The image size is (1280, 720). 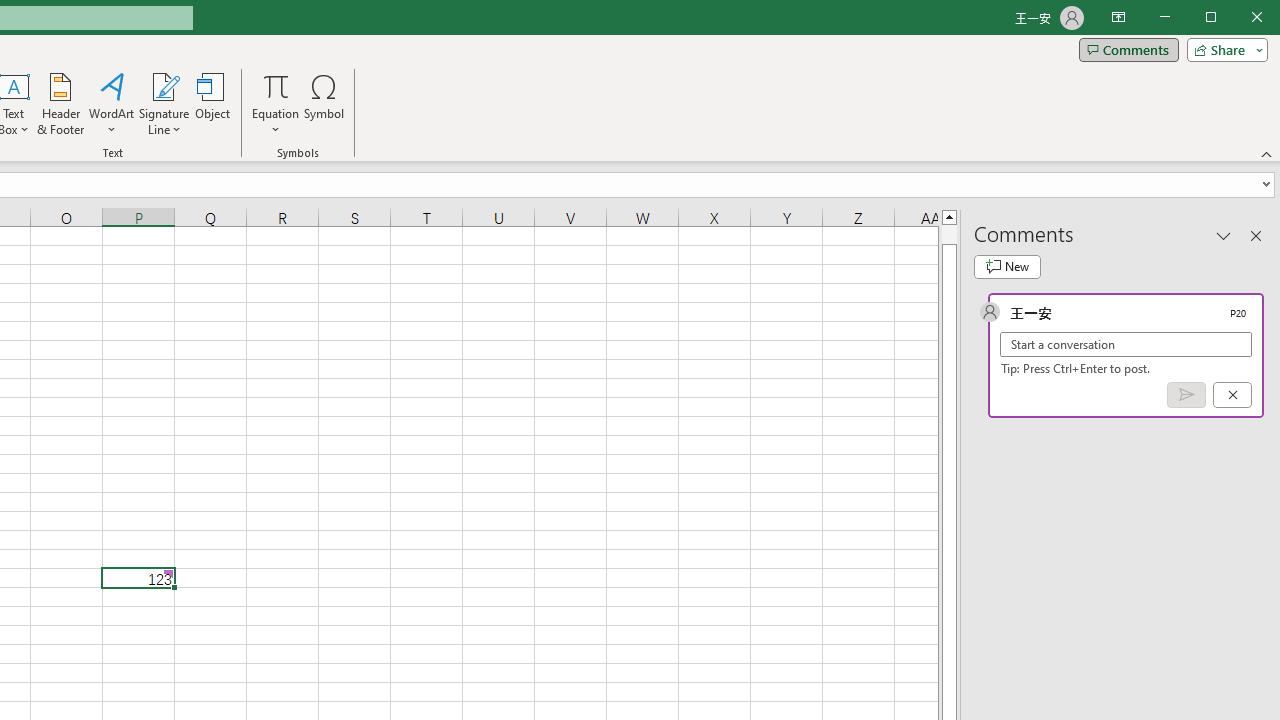 What do you see at coordinates (213, 104) in the screenshot?
I see `'Object...'` at bounding box center [213, 104].